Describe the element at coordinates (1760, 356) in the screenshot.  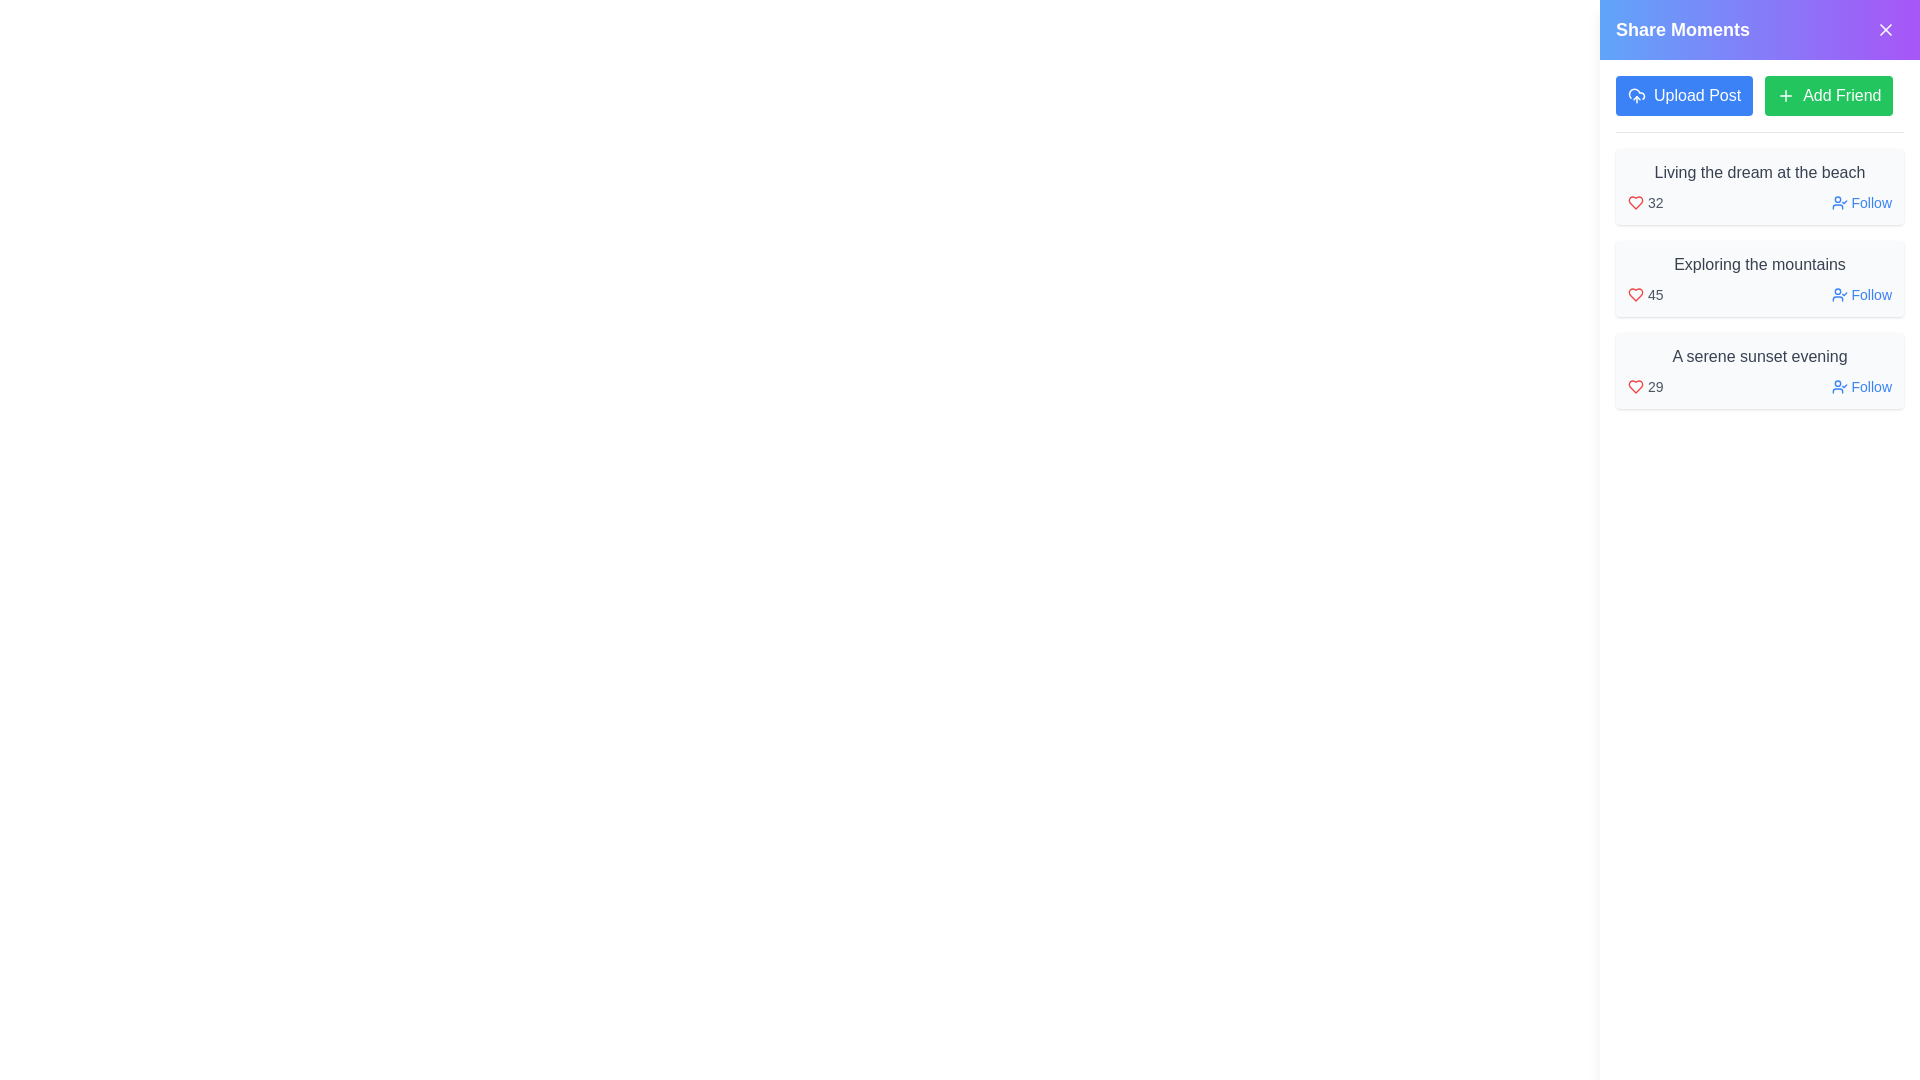
I see `the text element displaying 'A serene sunset evening' in medium-dark gray color, located at the top of the vertically aligned card` at that location.